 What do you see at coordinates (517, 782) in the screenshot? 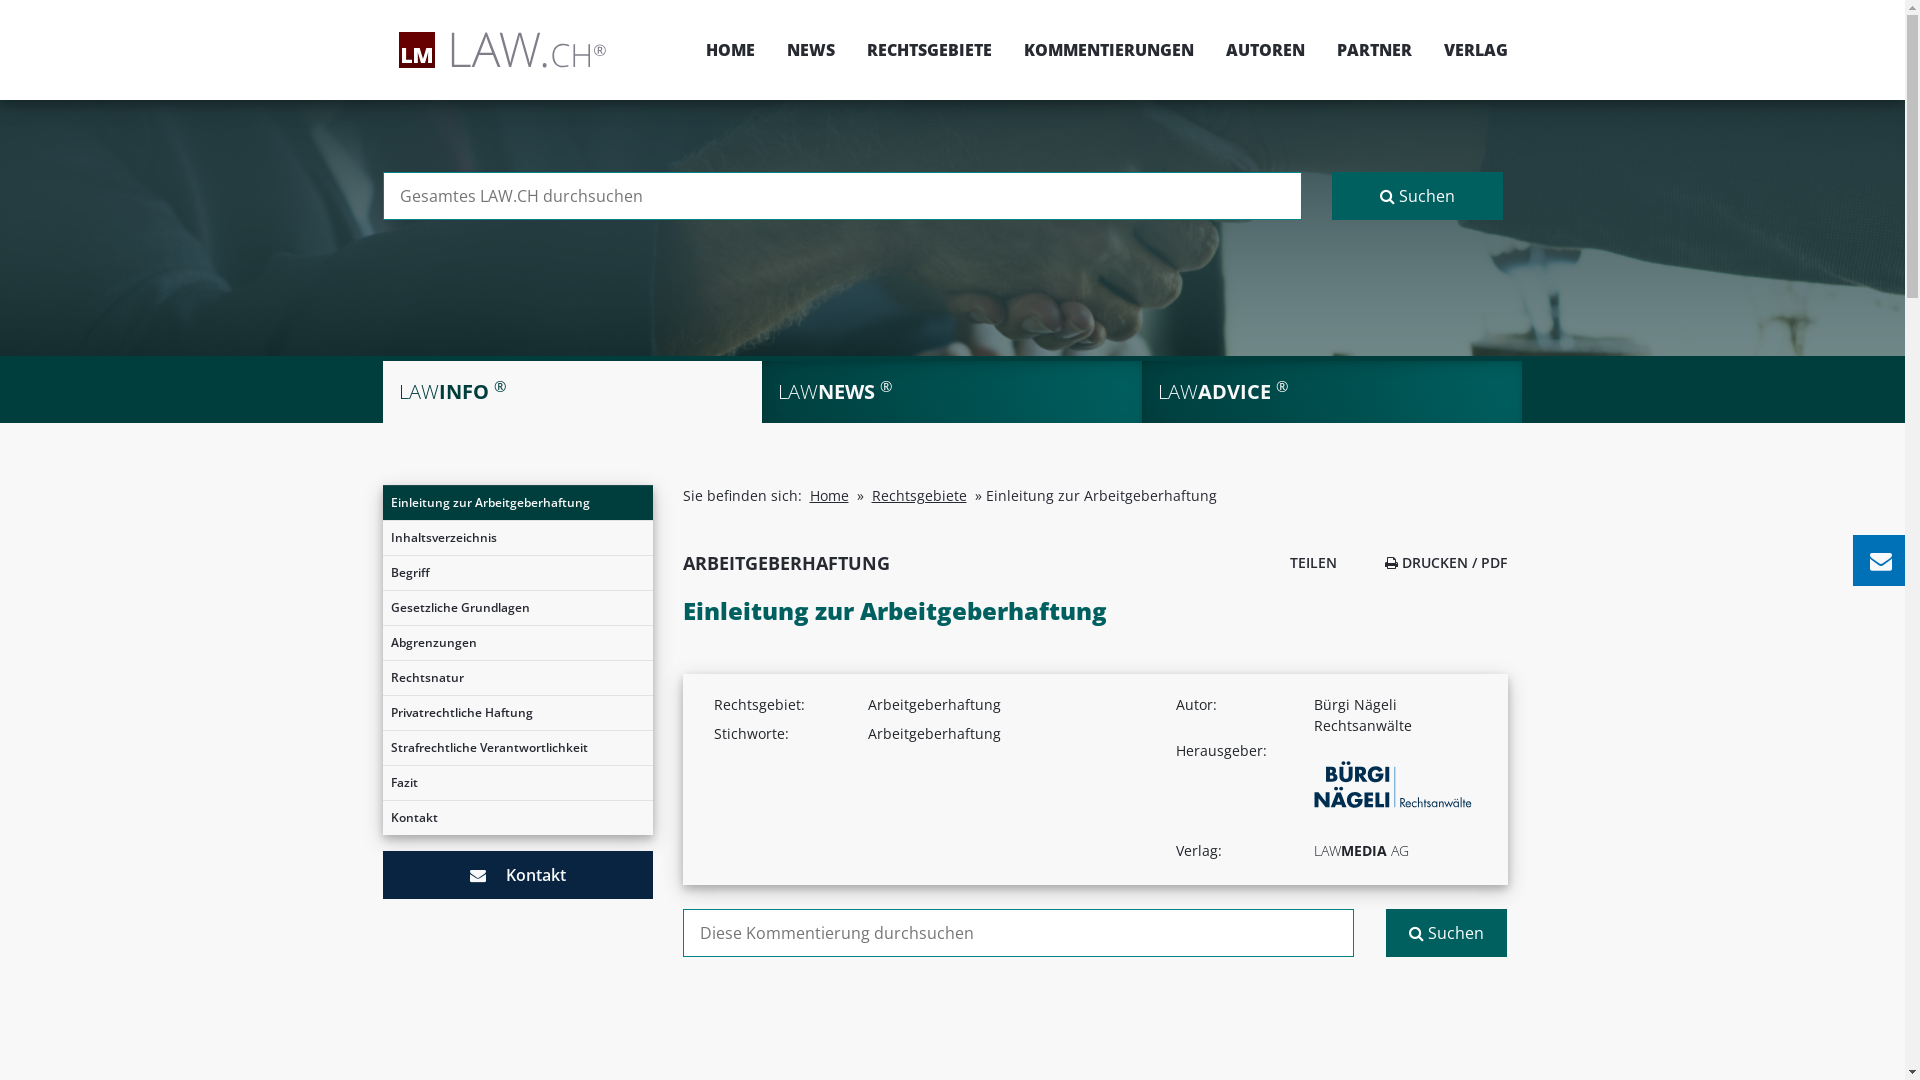
I see `'Fazit'` at bounding box center [517, 782].